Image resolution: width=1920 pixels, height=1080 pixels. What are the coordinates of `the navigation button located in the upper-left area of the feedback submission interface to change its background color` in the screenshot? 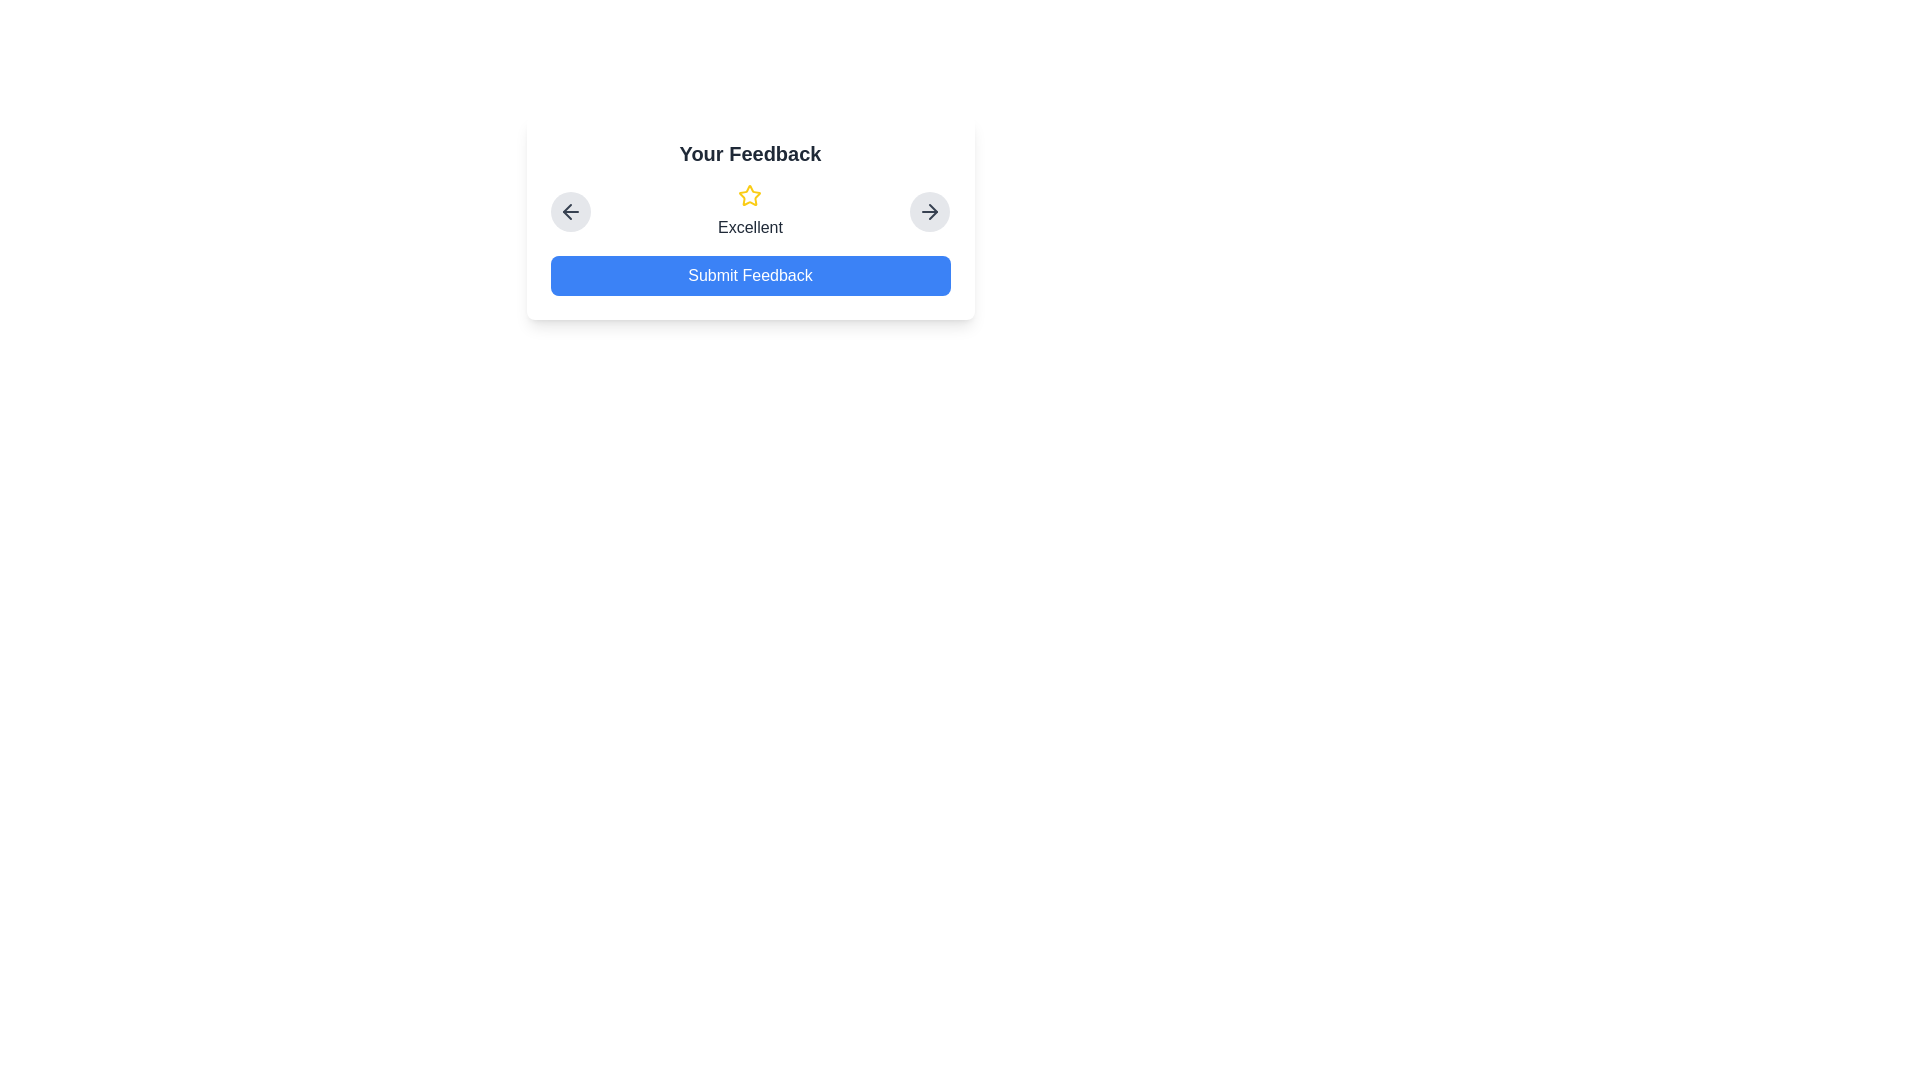 It's located at (569, 212).